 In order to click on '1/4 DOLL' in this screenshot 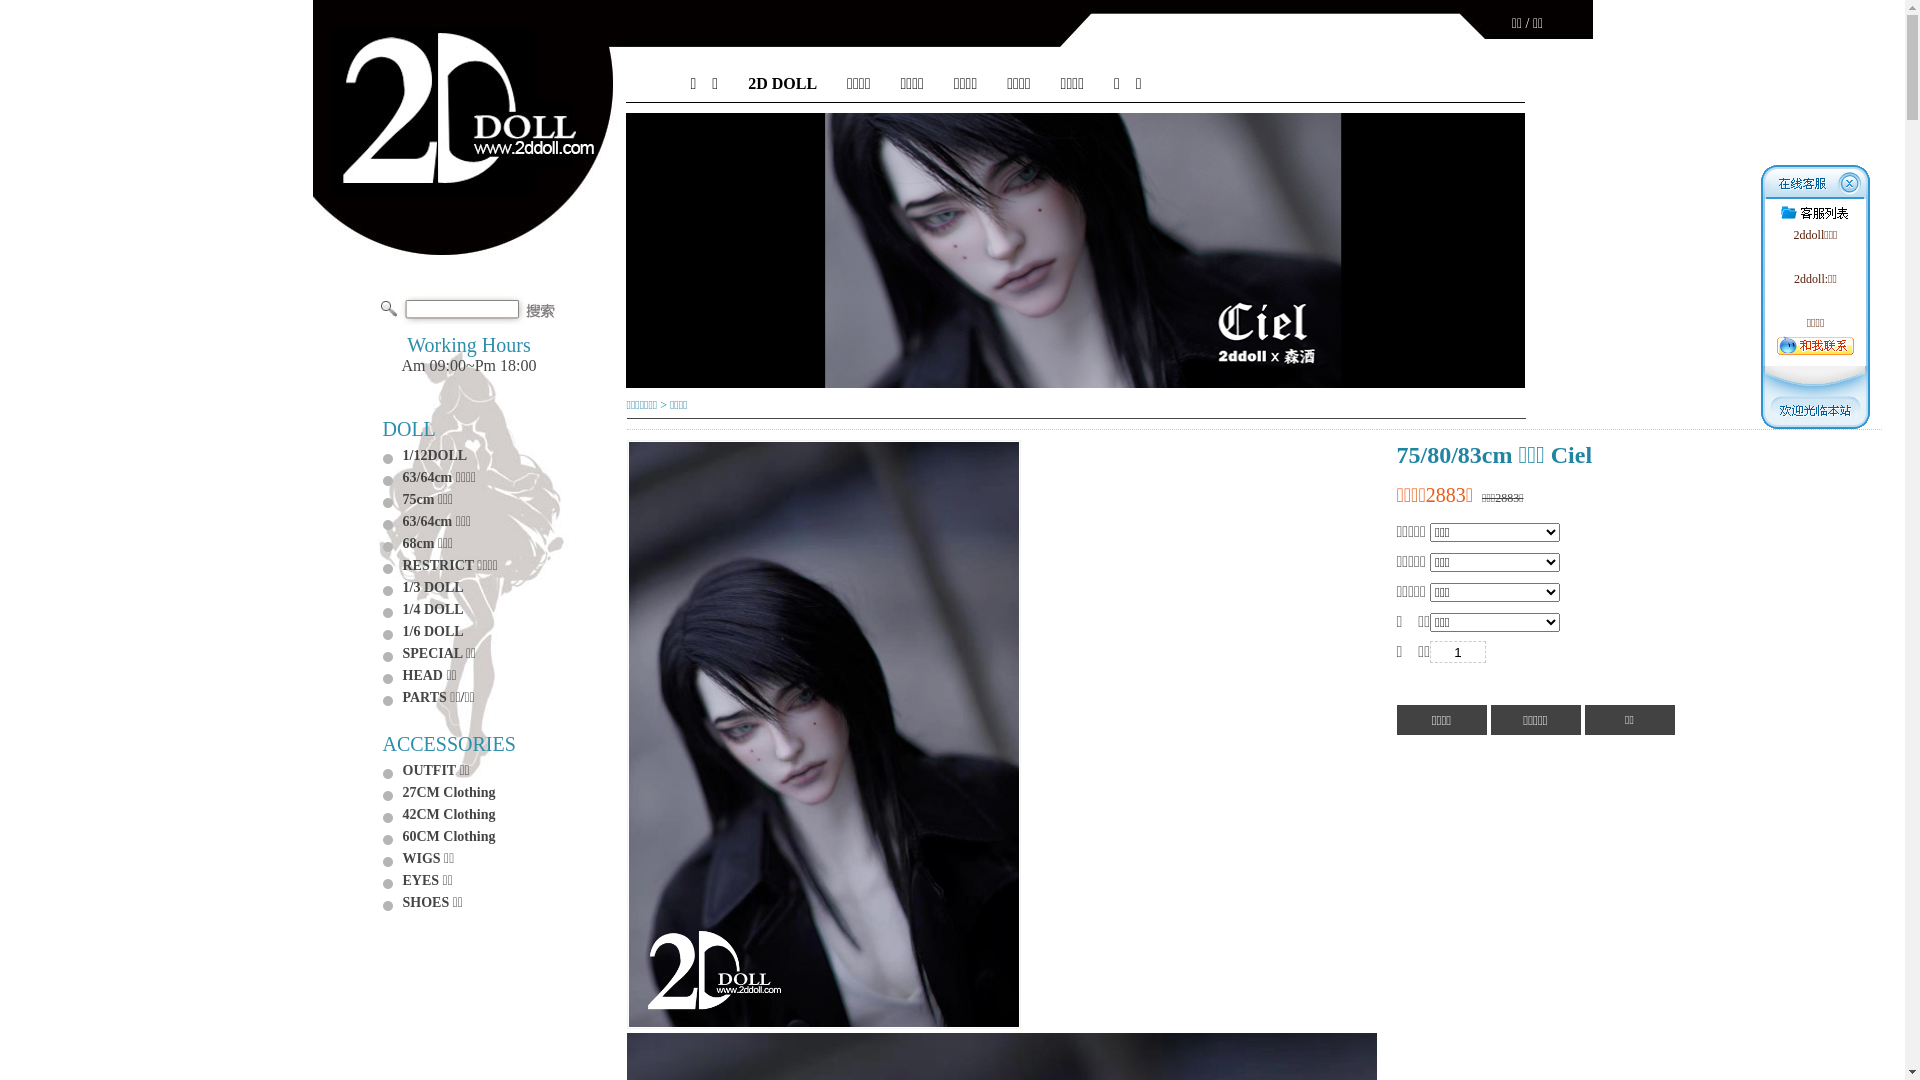, I will do `click(431, 608)`.